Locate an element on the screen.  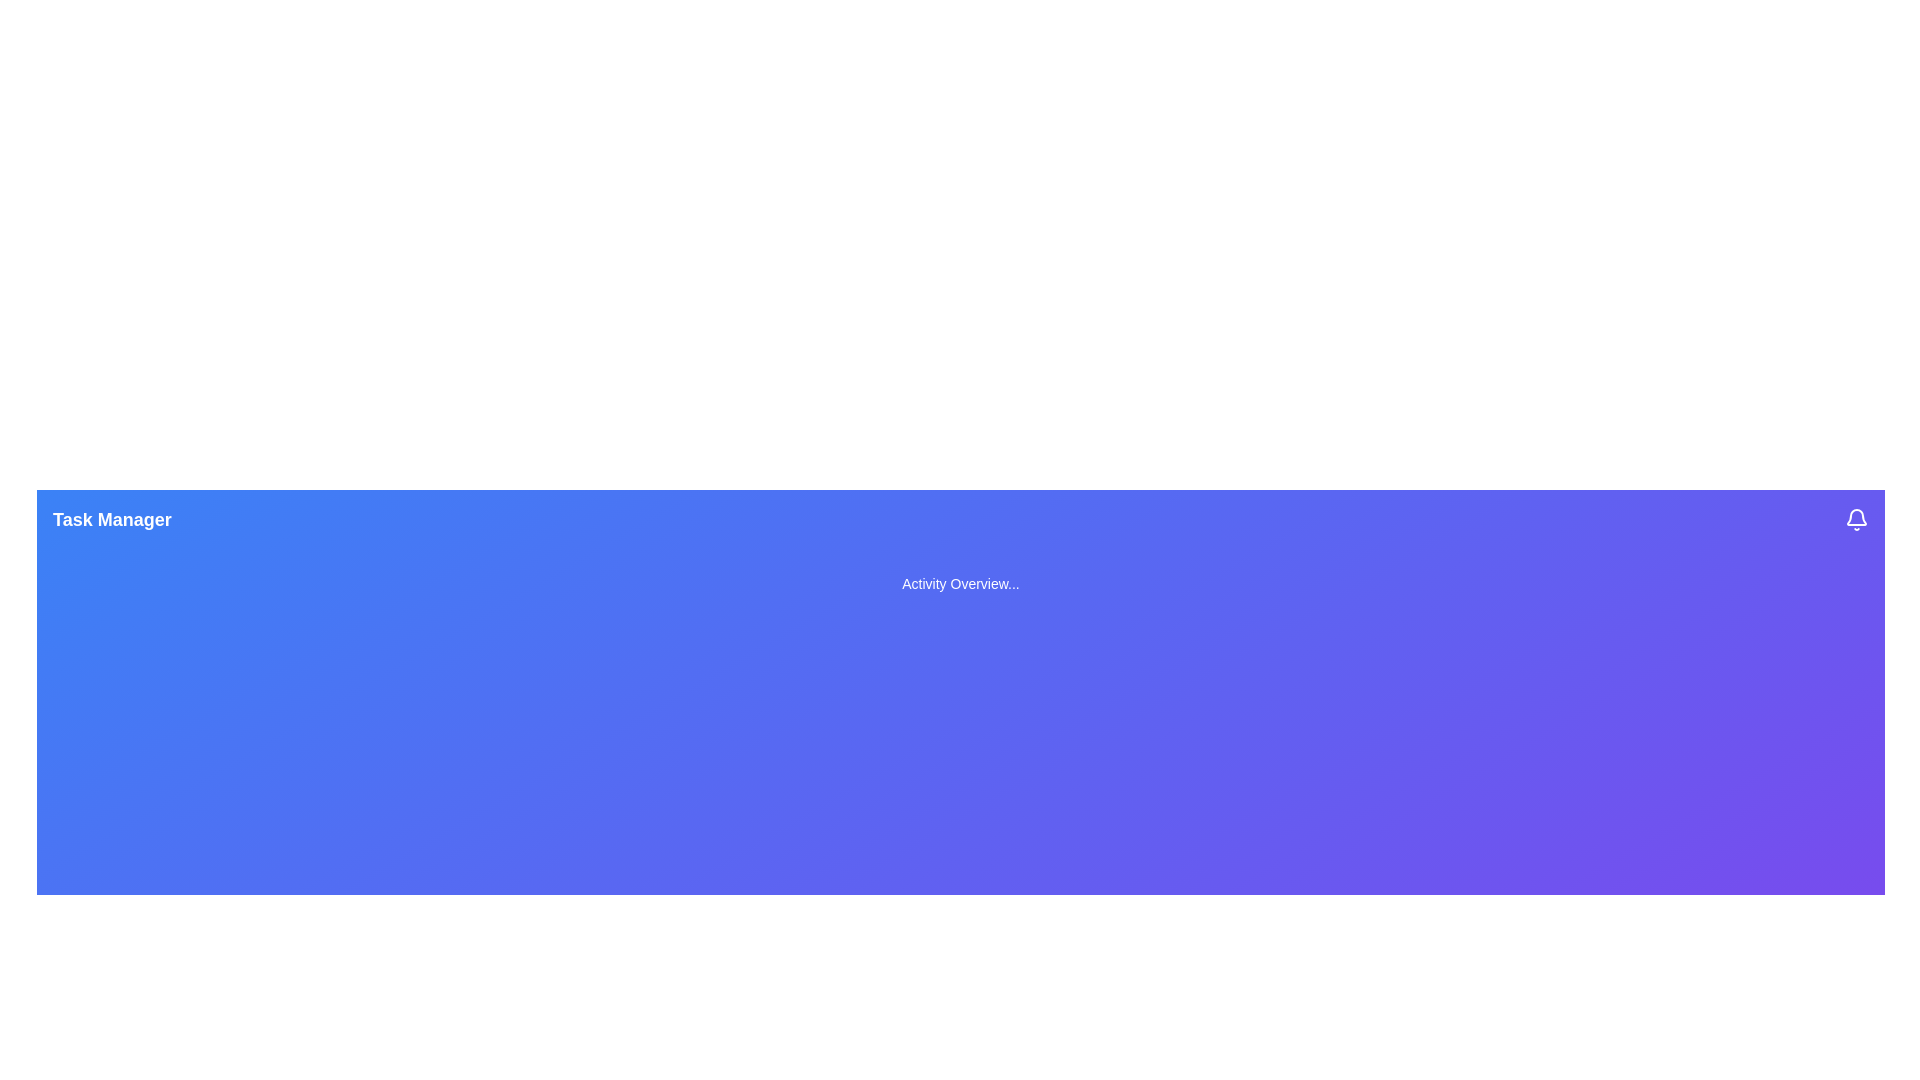
the main body portion of the bell icon located in the top-right corner of the interface is located at coordinates (1856, 516).